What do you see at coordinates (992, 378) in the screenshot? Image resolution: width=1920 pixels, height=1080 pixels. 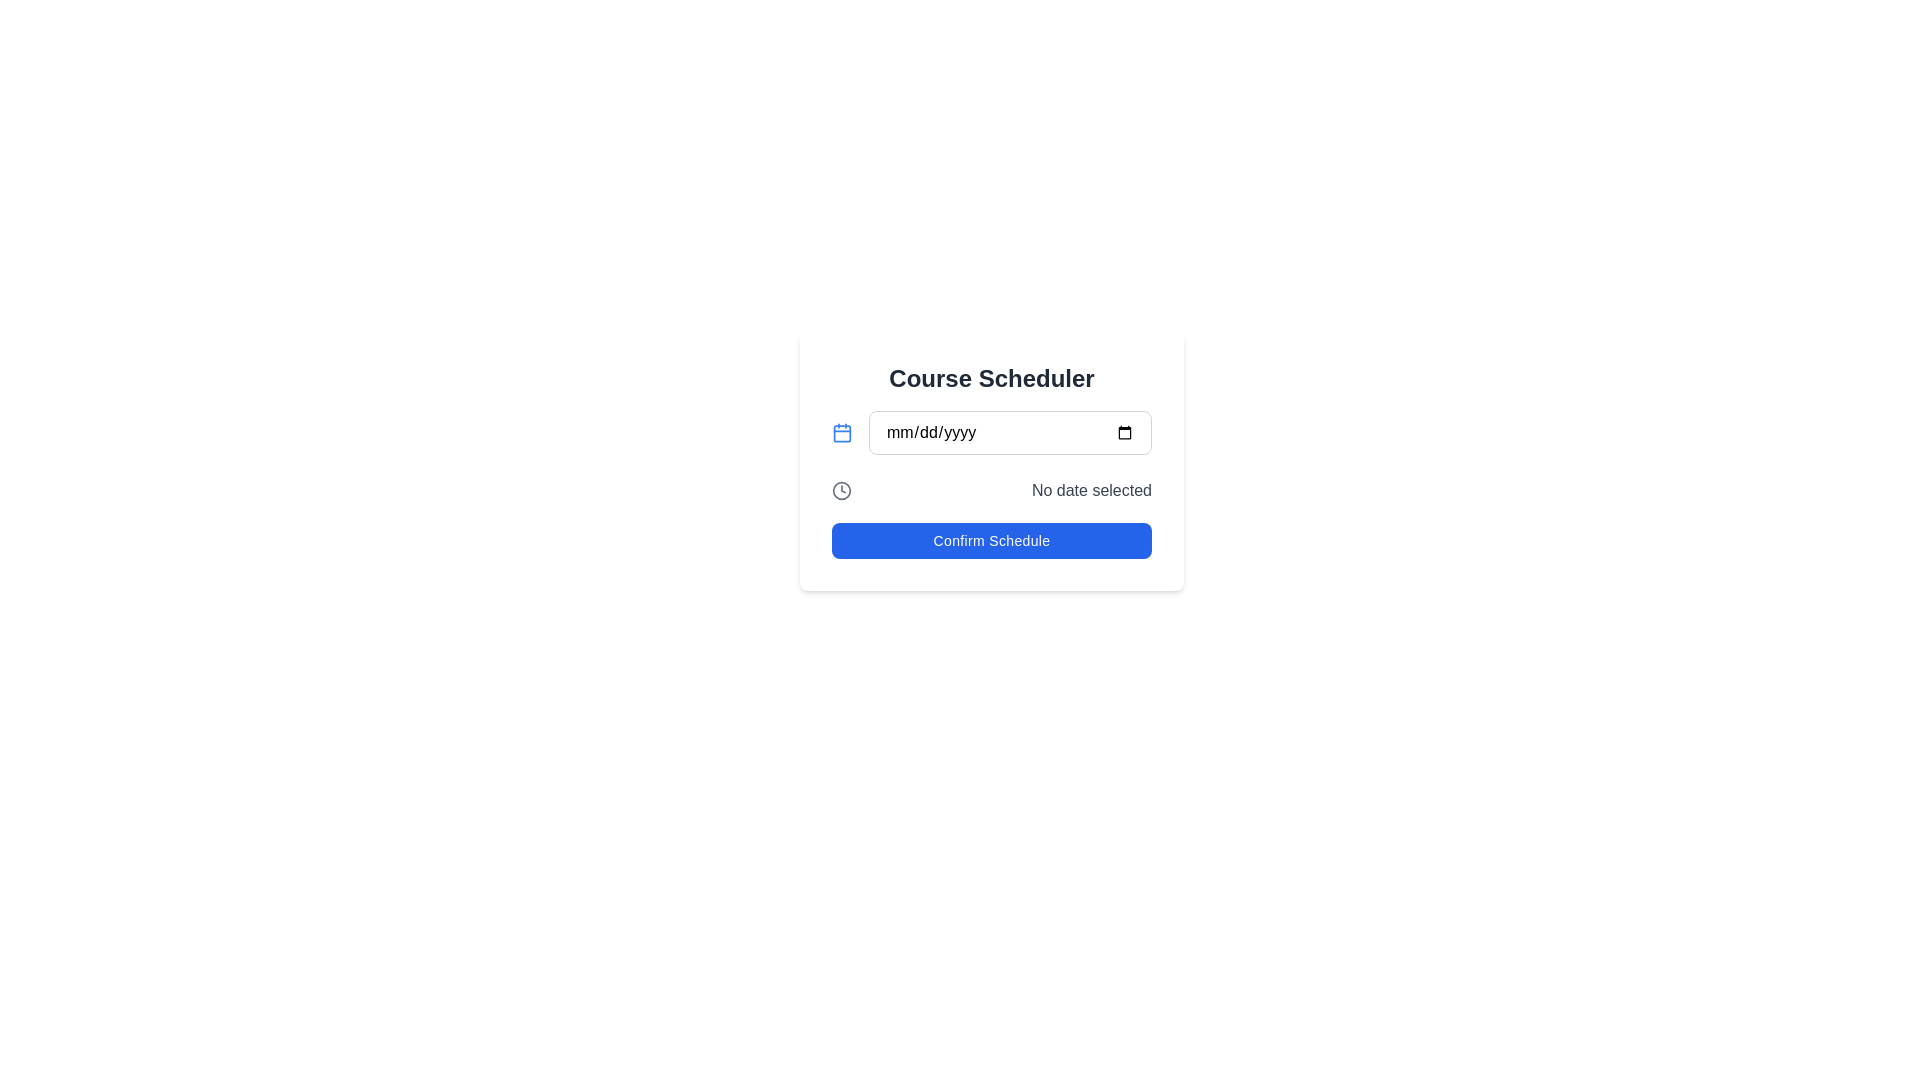 I see `the heading text label that identifies the purpose of the associated content related to course scheduling, located at the top of the layout block` at bounding box center [992, 378].